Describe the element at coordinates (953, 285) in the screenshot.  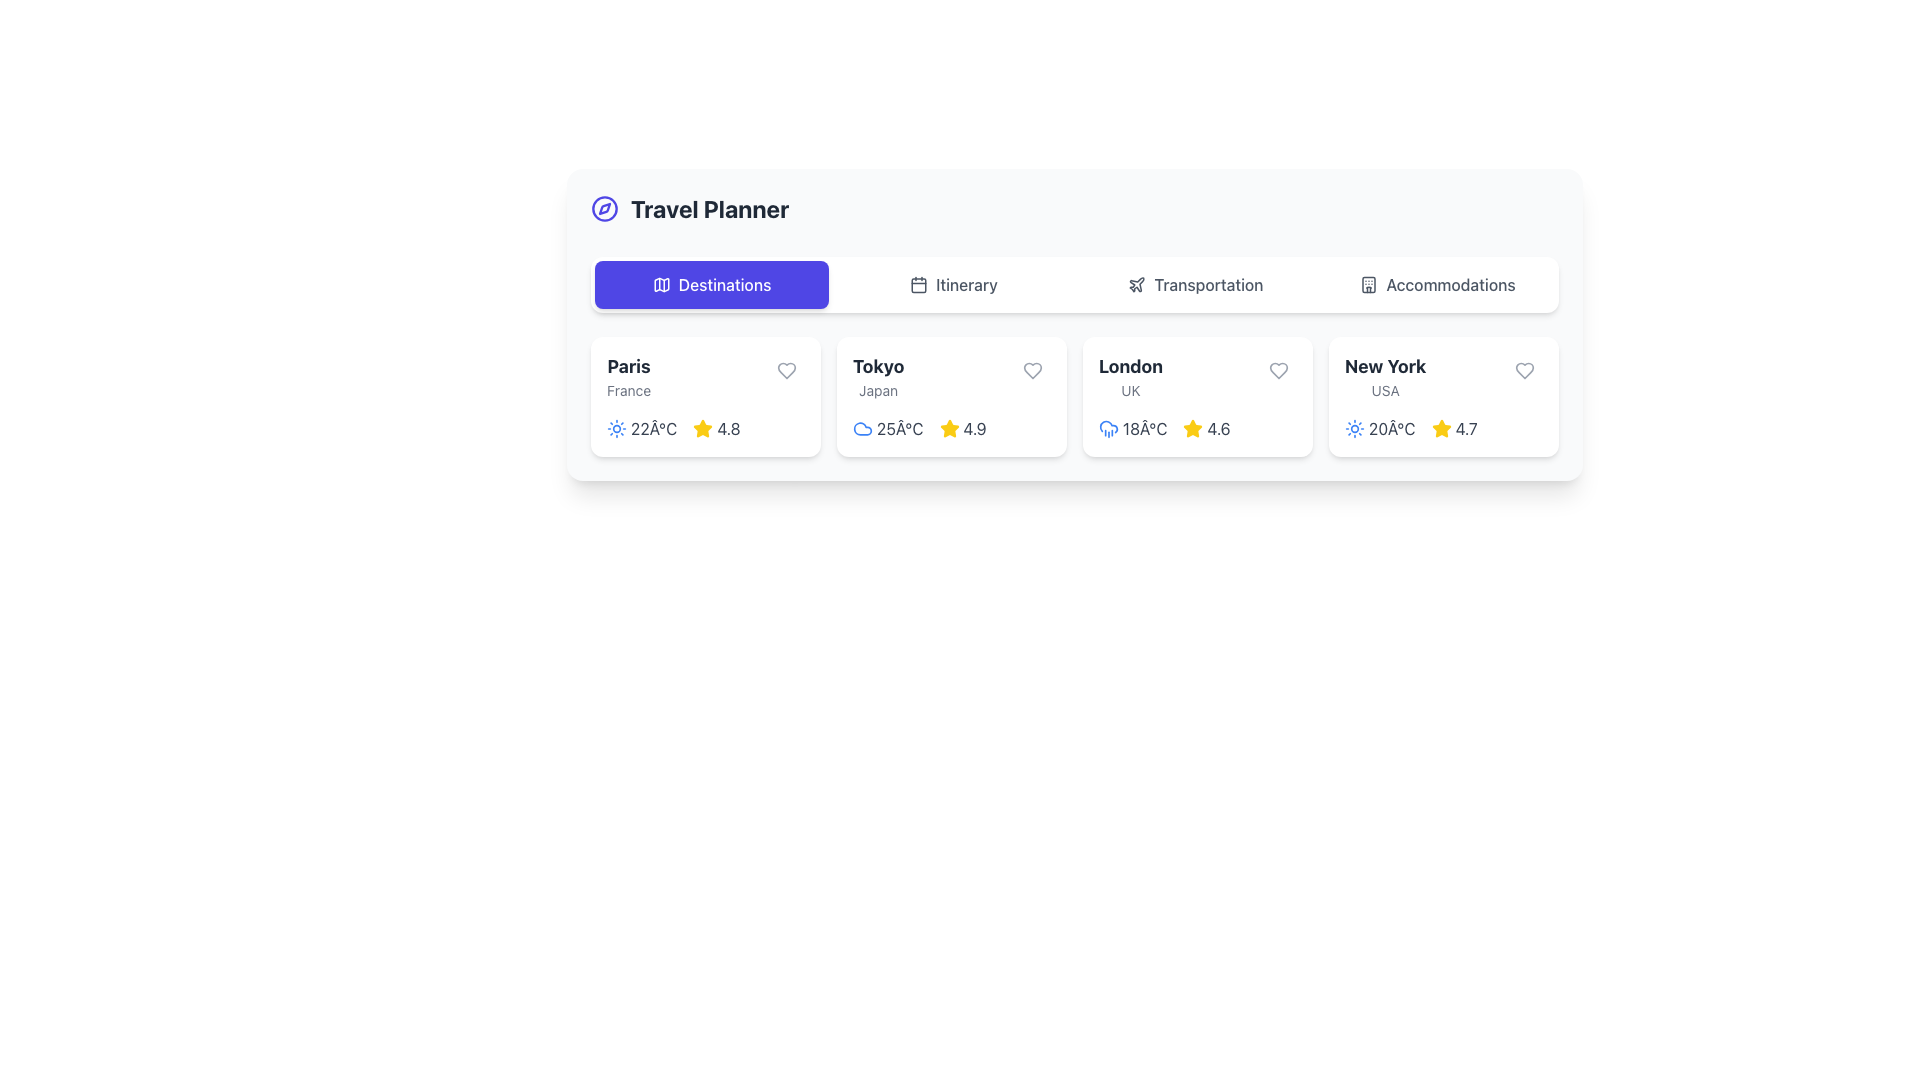
I see `the second button in the row of four buttons under the title 'Travel Planner'` at that location.